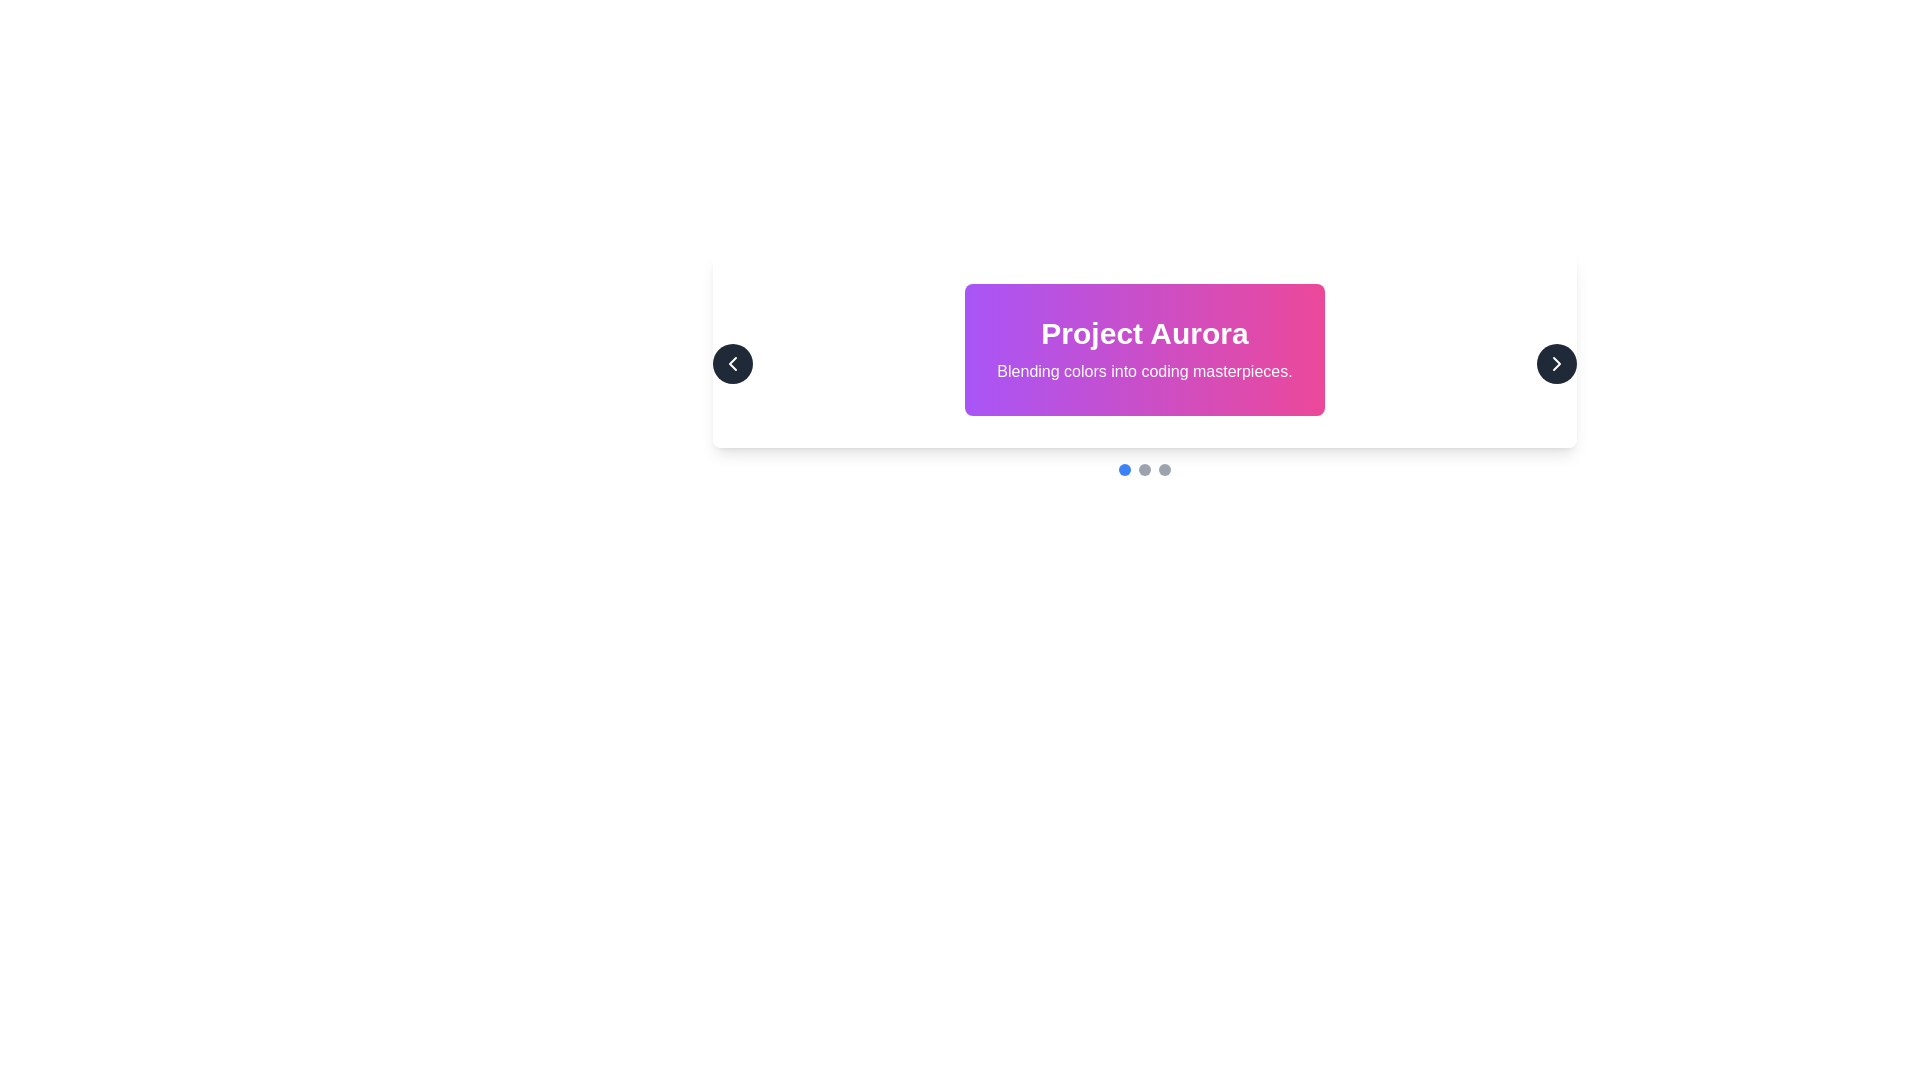 This screenshot has height=1080, width=1920. What do you see at coordinates (1145, 371) in the screenshot?
I see `the static text label displaying 'Blending colors into coding masterpieces.' which is located beneath the heading 'Project Aurora' within a rounded card in a horizontally scrollable carousel` at bounding box center [1145, 371].